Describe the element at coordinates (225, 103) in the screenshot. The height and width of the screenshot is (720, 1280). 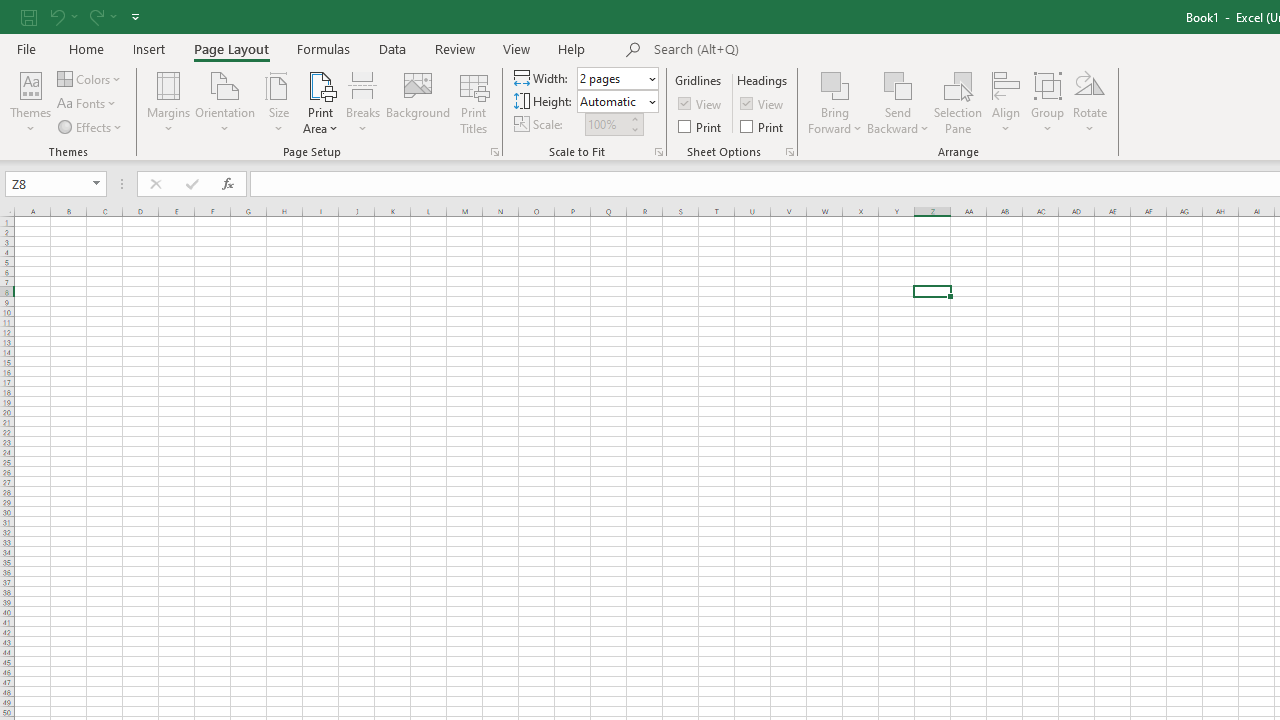
I see `'Orientation'` at that location.